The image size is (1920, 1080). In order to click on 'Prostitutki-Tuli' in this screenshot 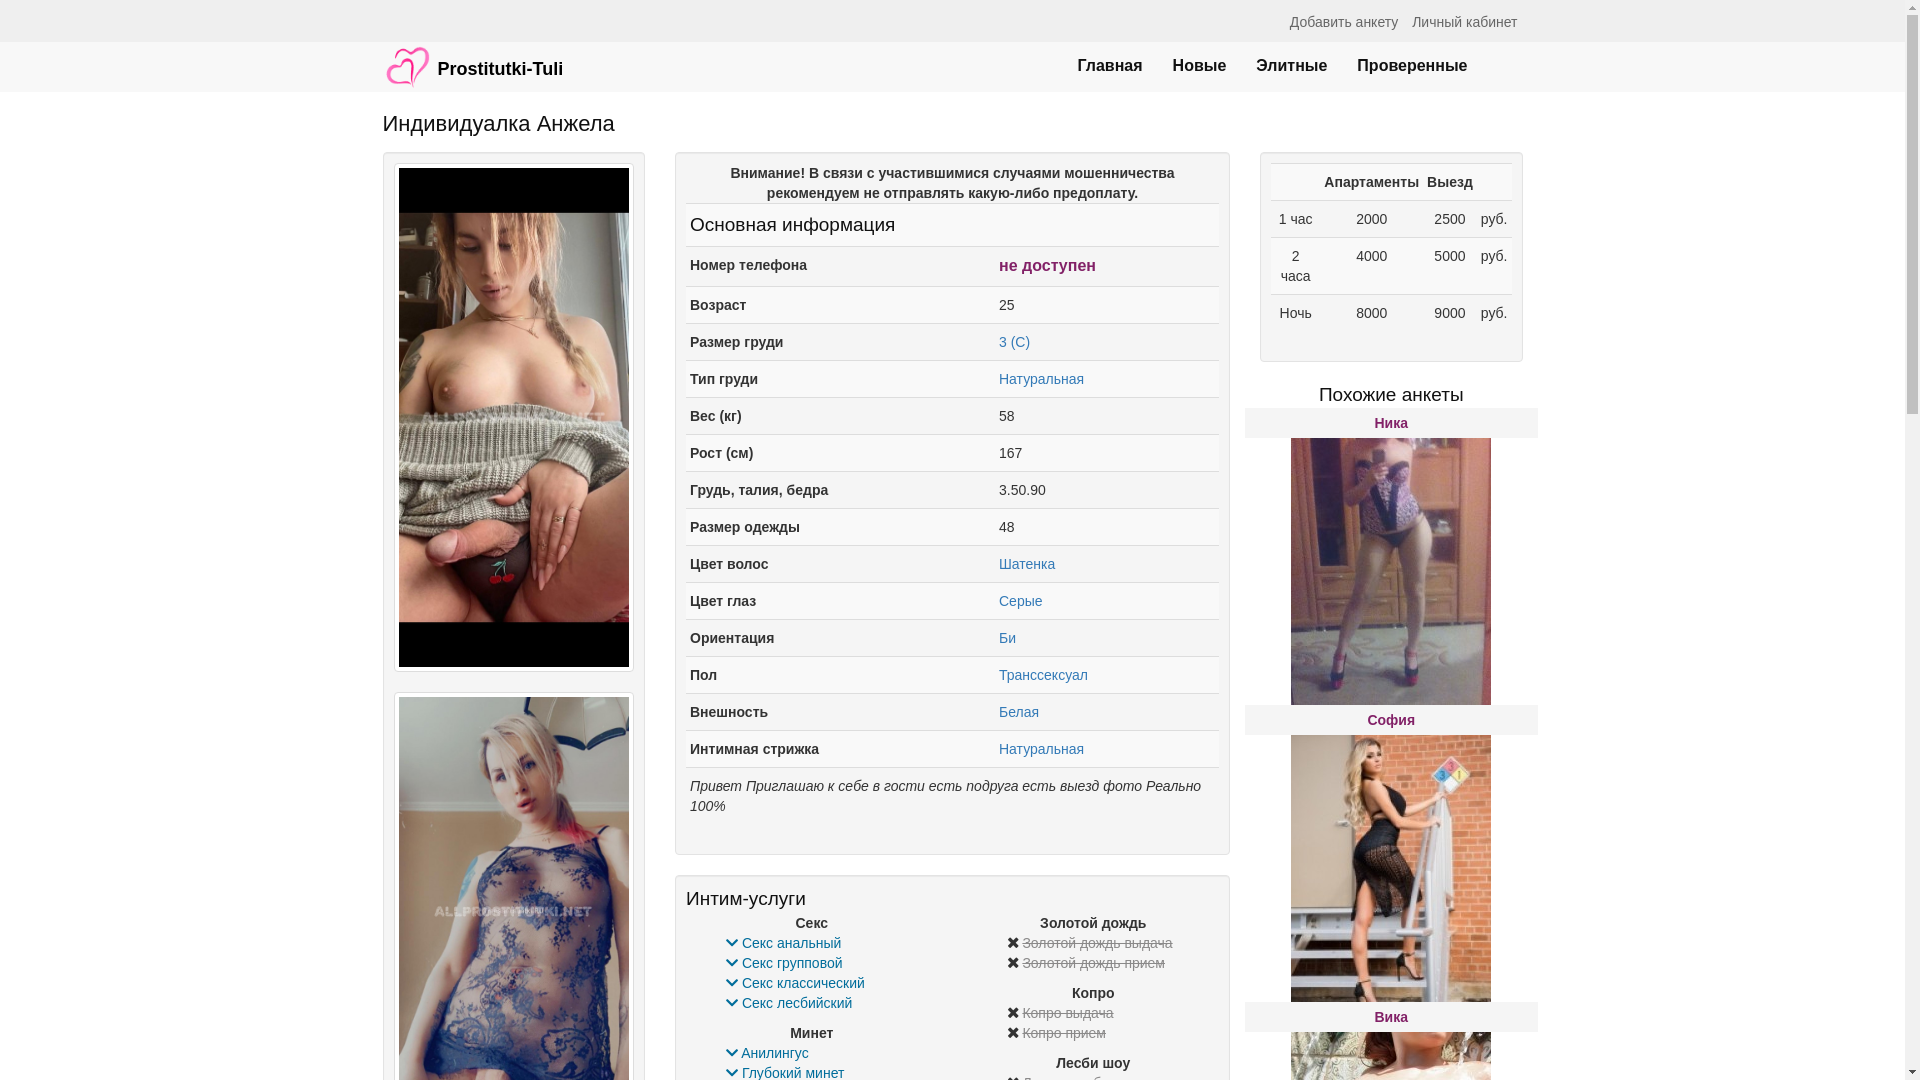, I will do `click(472, 56)`.